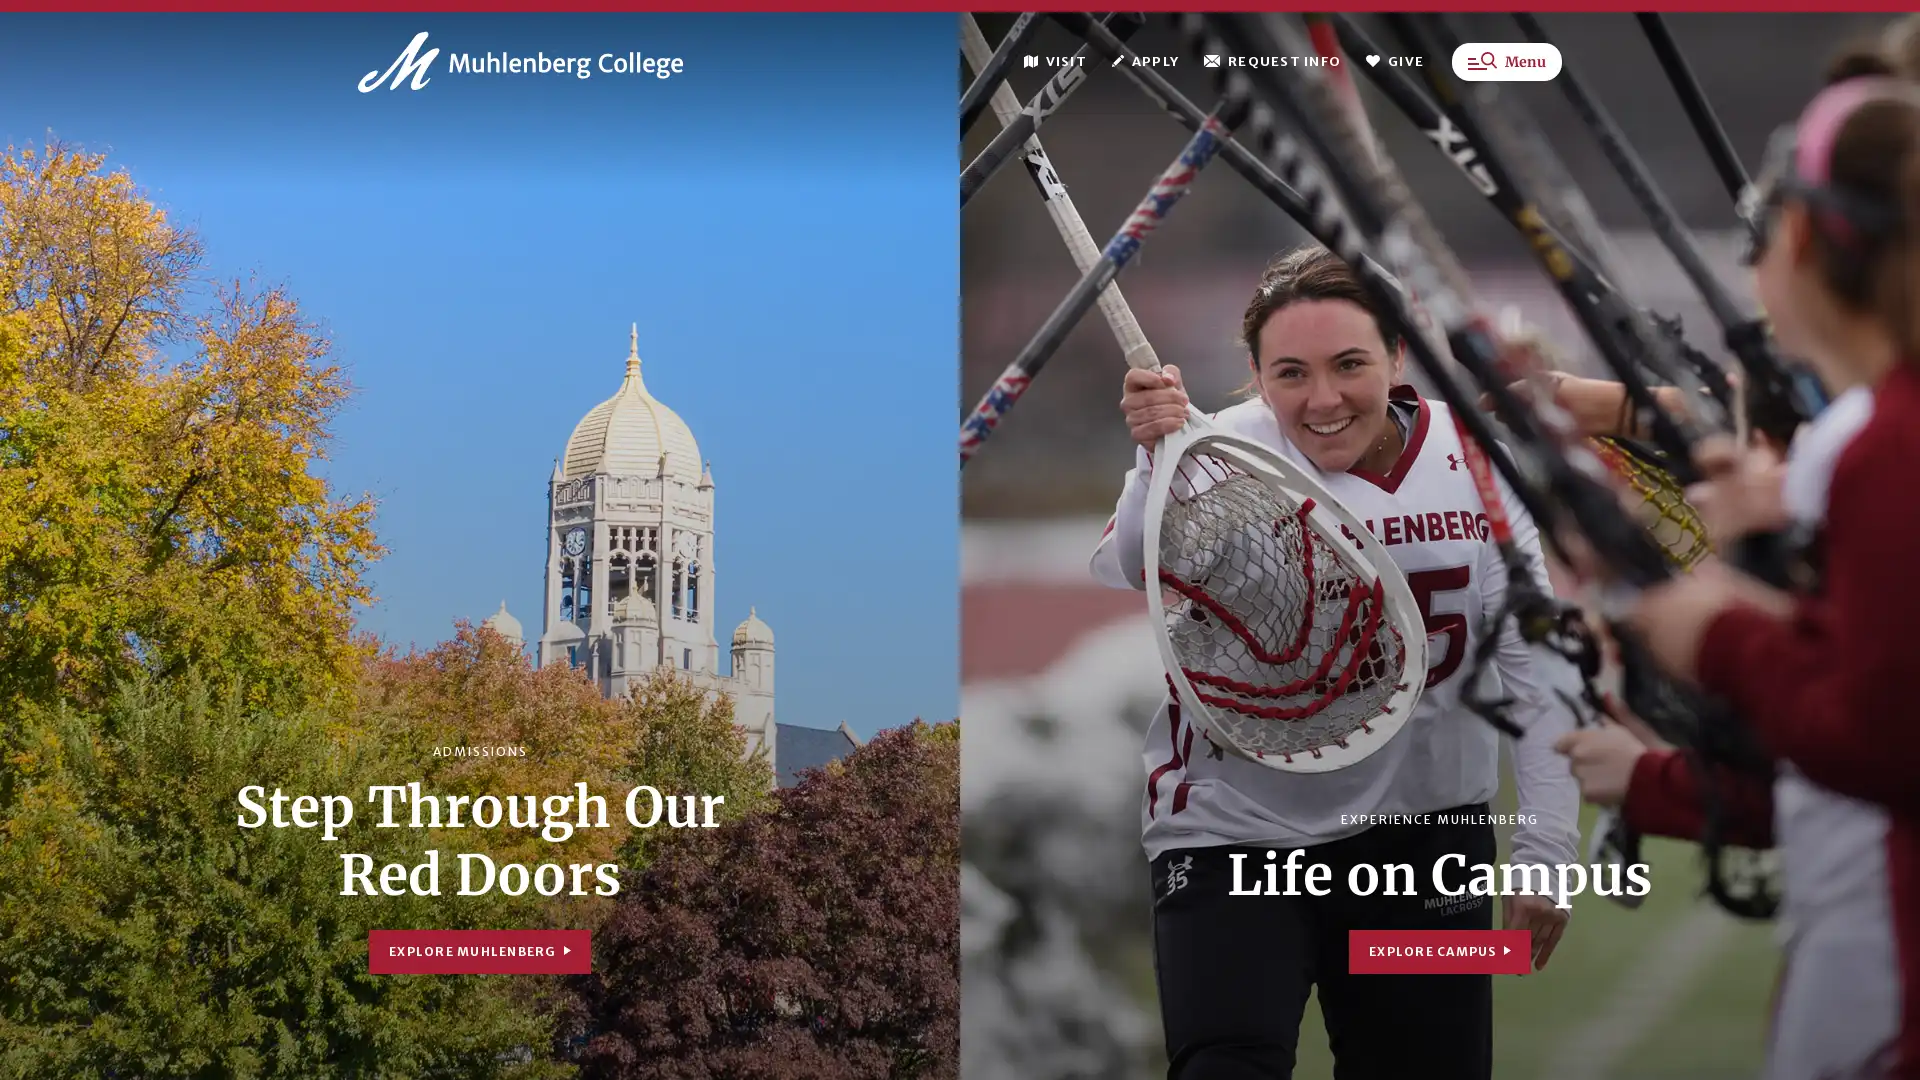 This screenshot has width=1920, height=1080. Describe the element at coordinates (1507, 67) in the screenshot. I see `Menu` at that location.